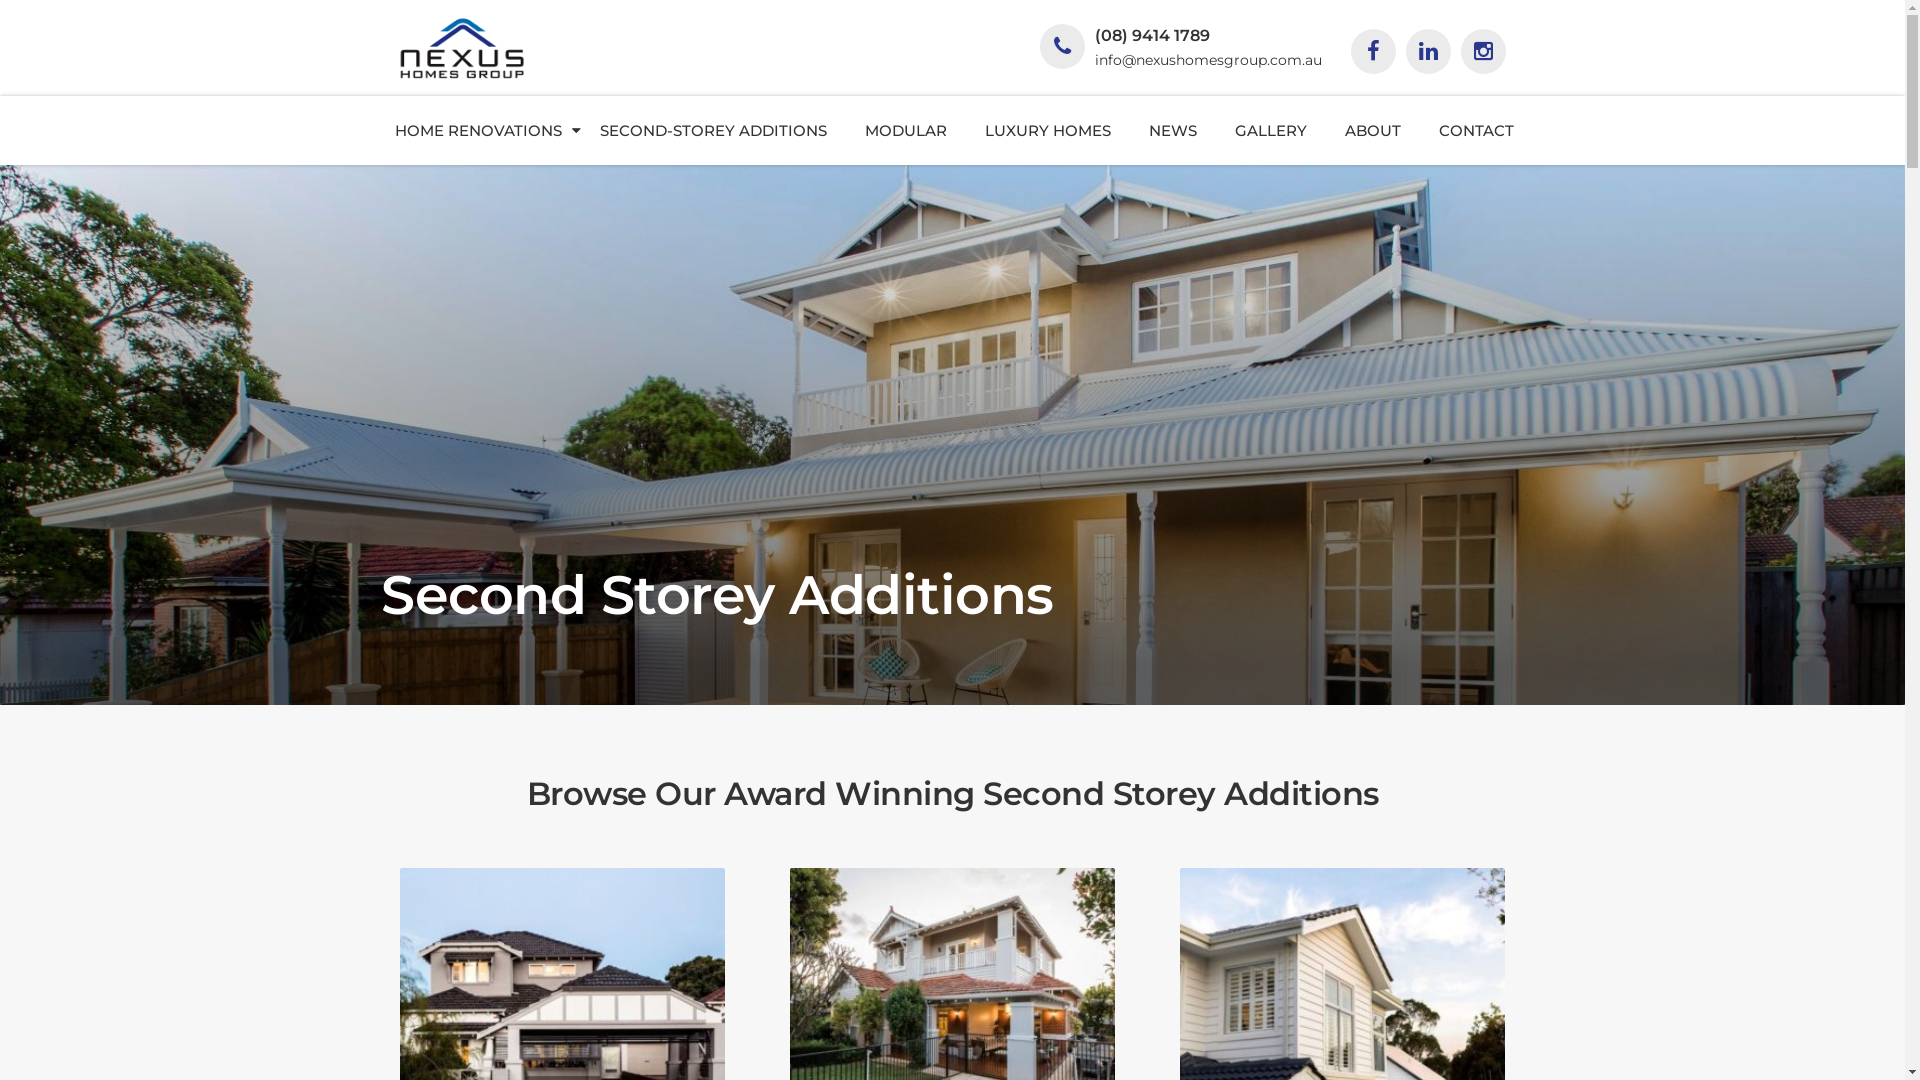  Describe the element at coordinates (1151, 35) in the screenshot. I see `'(08) 9414 1789'` at that location.